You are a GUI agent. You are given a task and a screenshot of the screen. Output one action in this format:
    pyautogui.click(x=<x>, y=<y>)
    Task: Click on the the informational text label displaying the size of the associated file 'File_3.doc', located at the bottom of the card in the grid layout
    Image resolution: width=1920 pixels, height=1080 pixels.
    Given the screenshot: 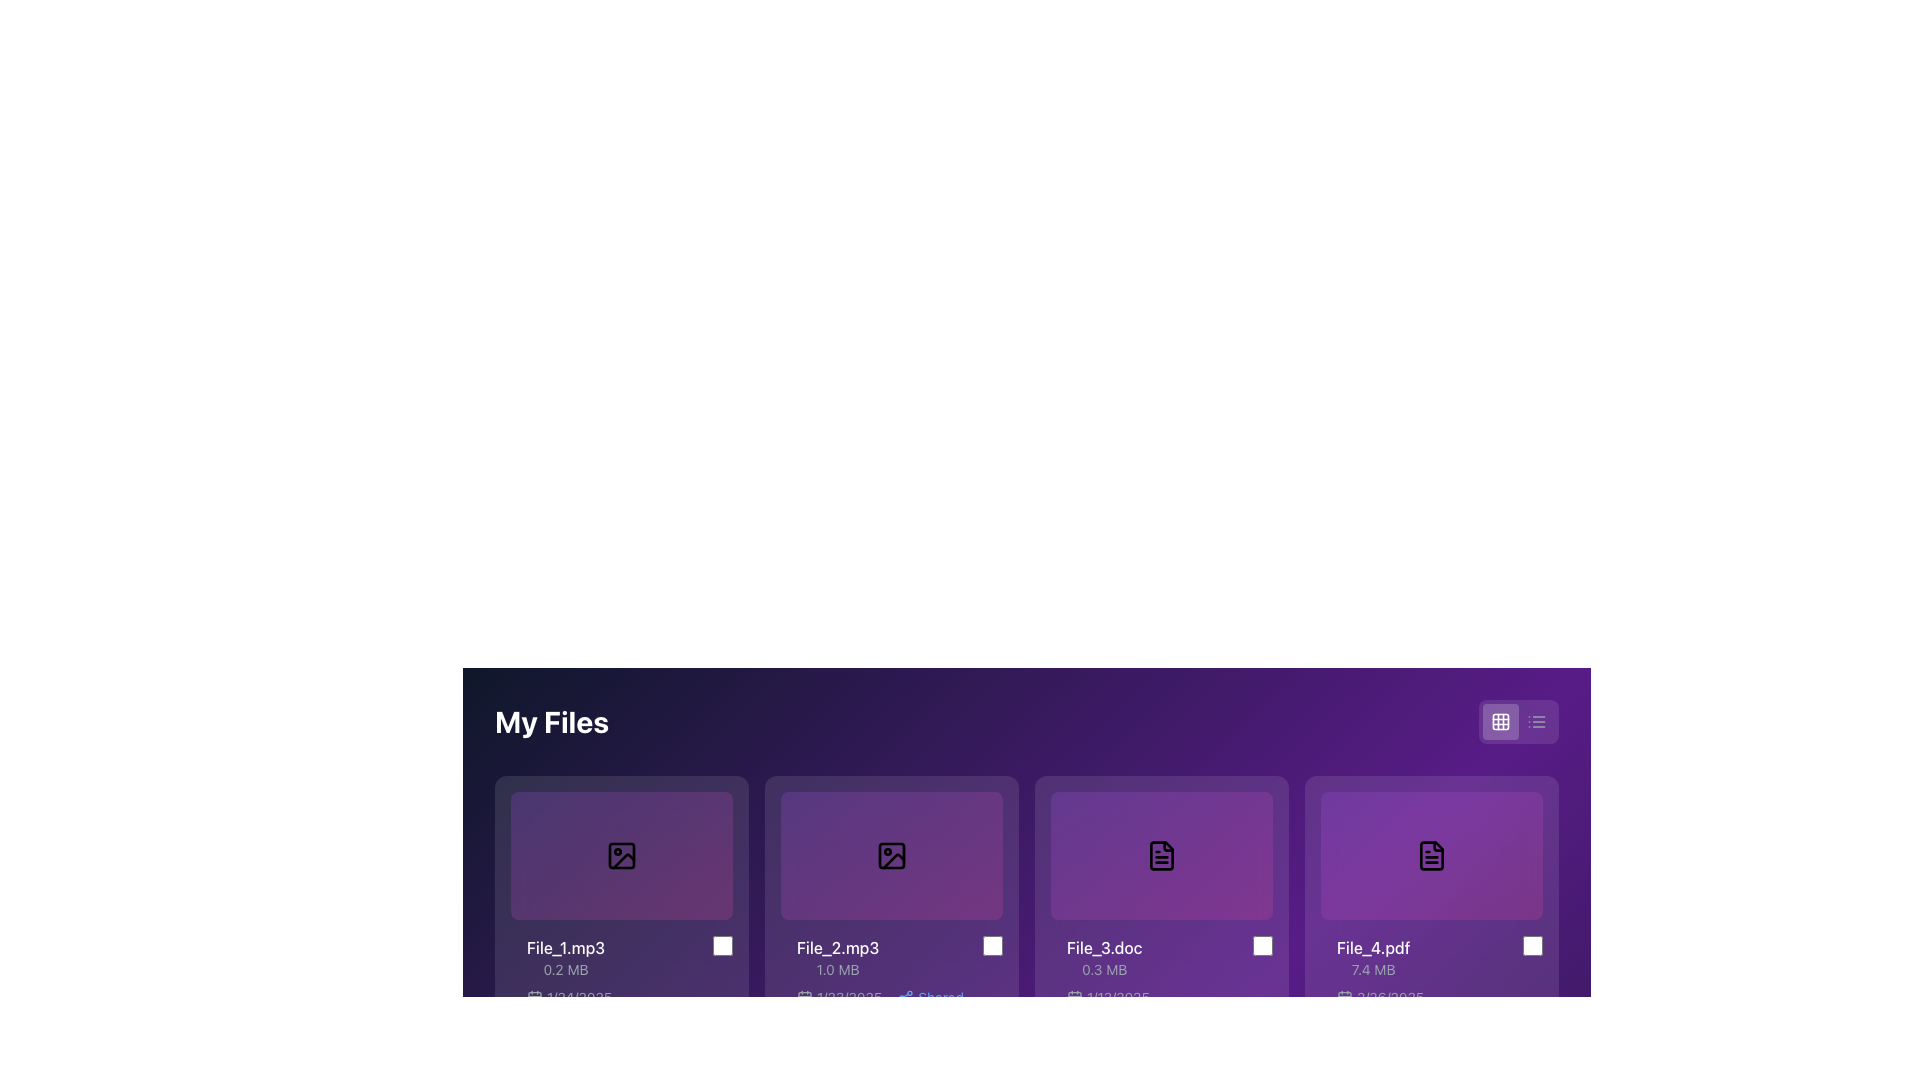 What is the action you would take?
    pyautogui.click(x=1103, y=968)
    